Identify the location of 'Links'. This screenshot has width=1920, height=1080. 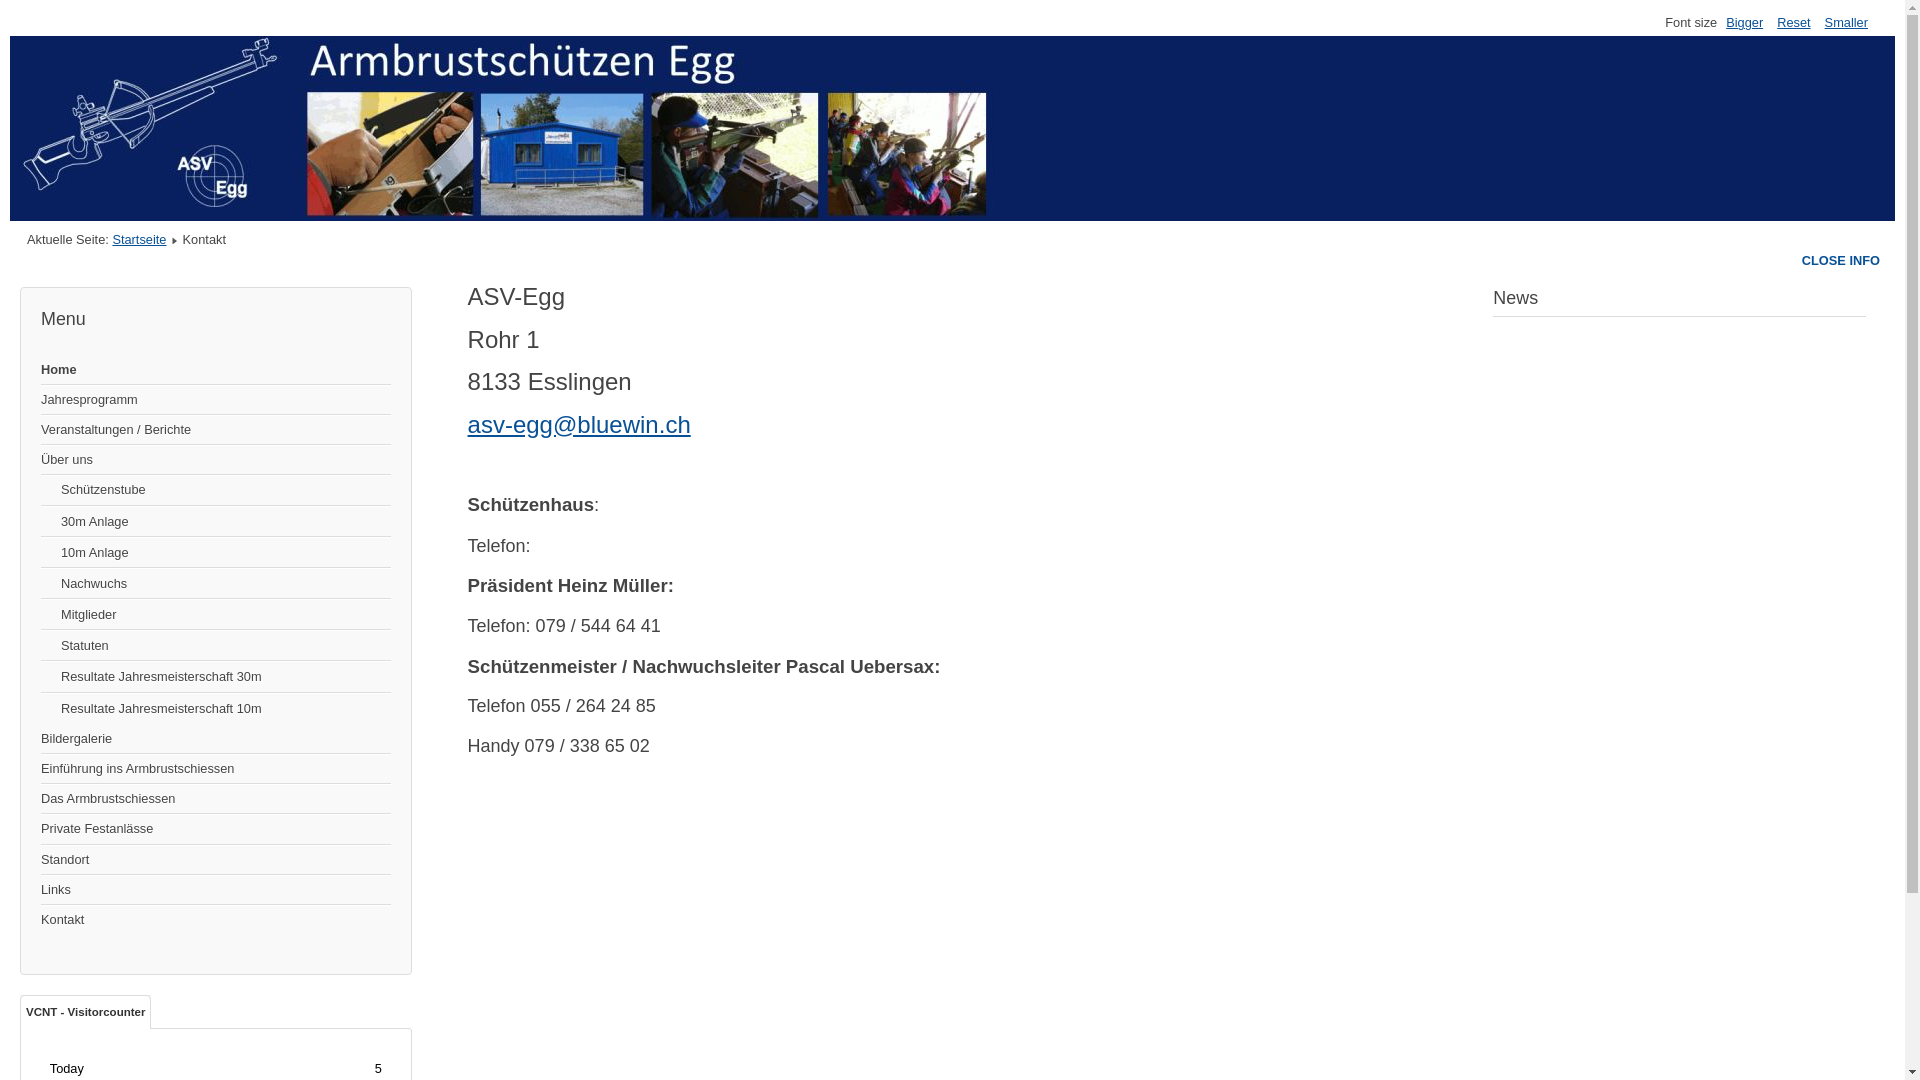
(216, 889).